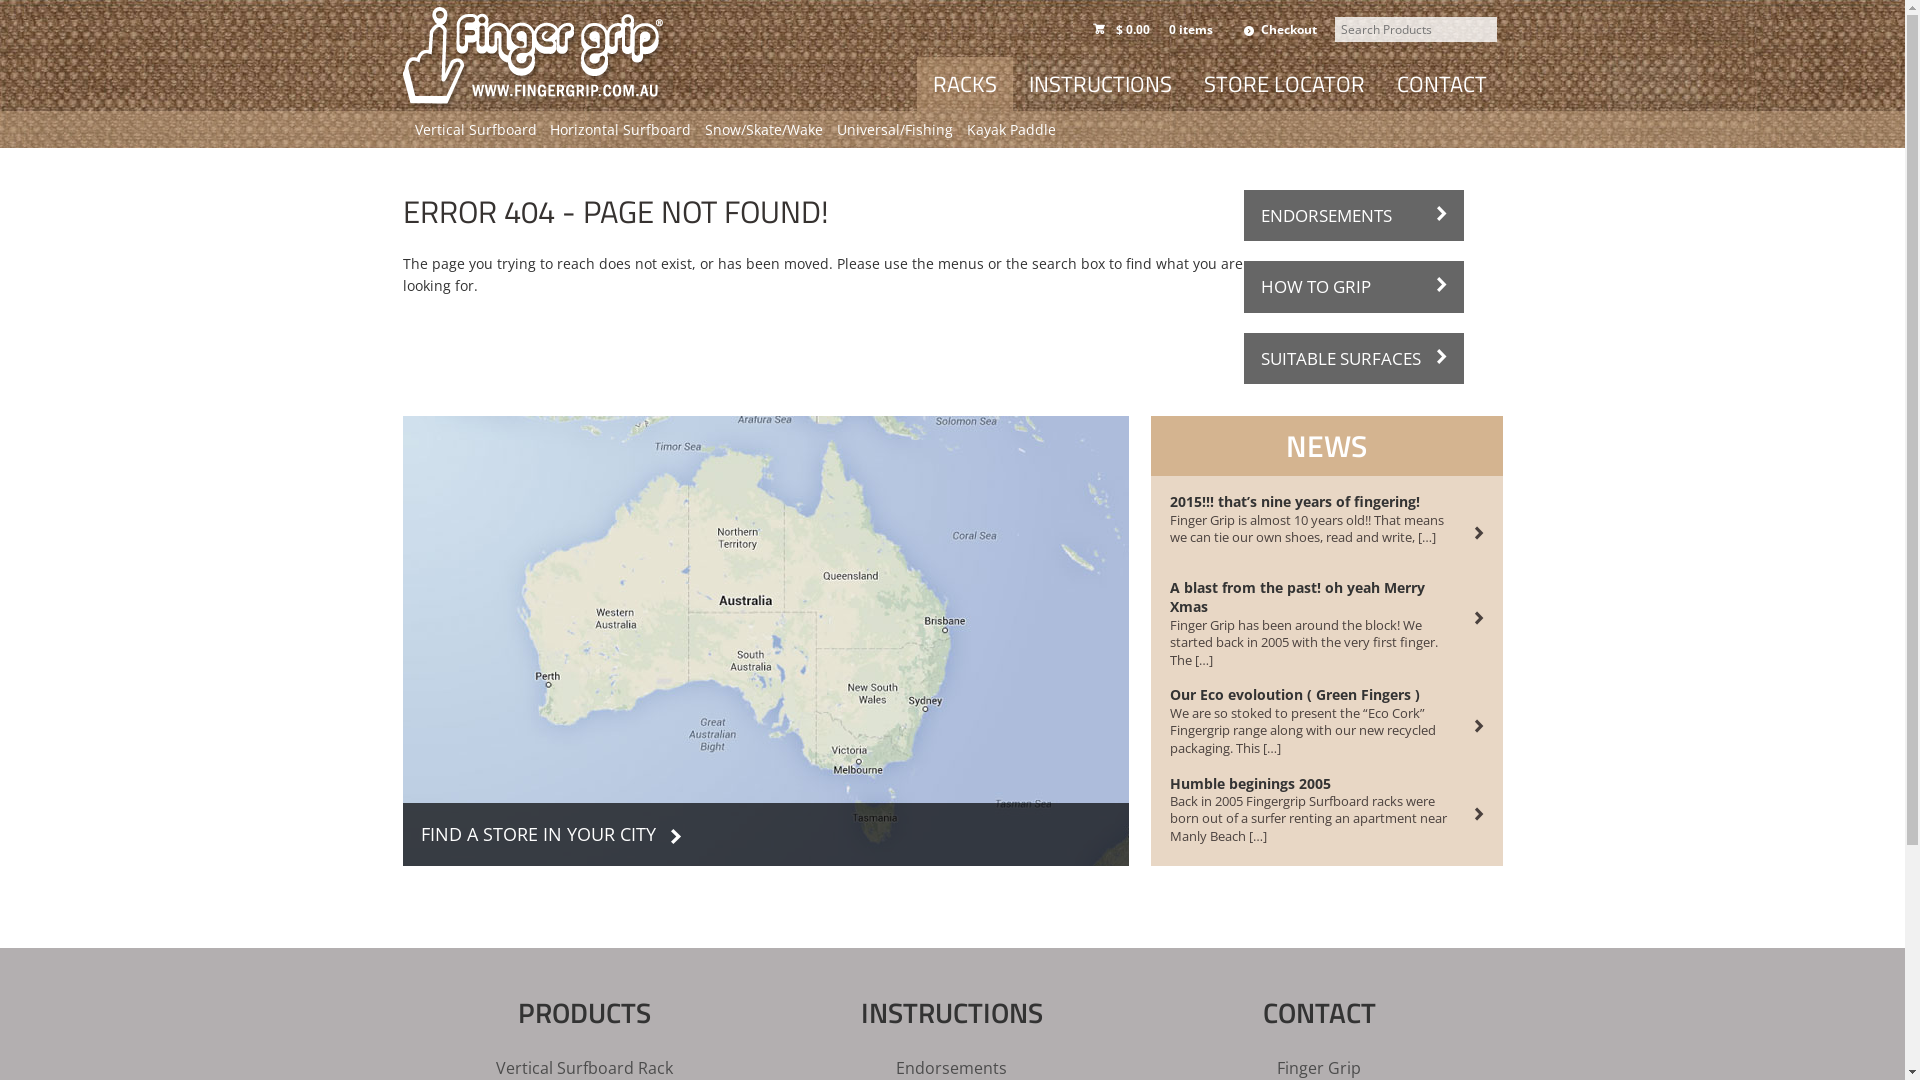 The height and width of the screenshot is (1080, 1920). Describe the element at coordinates (964, 83) in the screenshot. I see `'RACKS'` at that location.